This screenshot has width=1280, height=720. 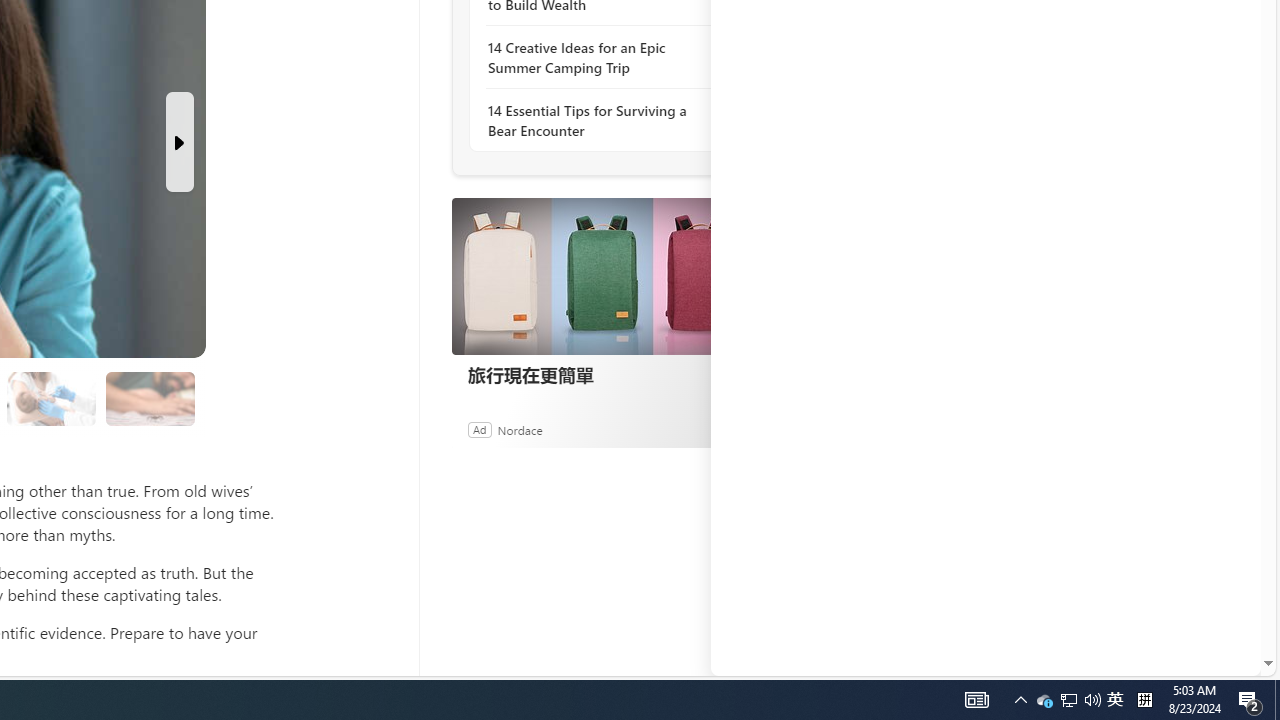 What do you see at coordinates (51, 399) in the screenshot?
I see `'5. Childhood Was High-Risk'` at bounding box center [51, 399].